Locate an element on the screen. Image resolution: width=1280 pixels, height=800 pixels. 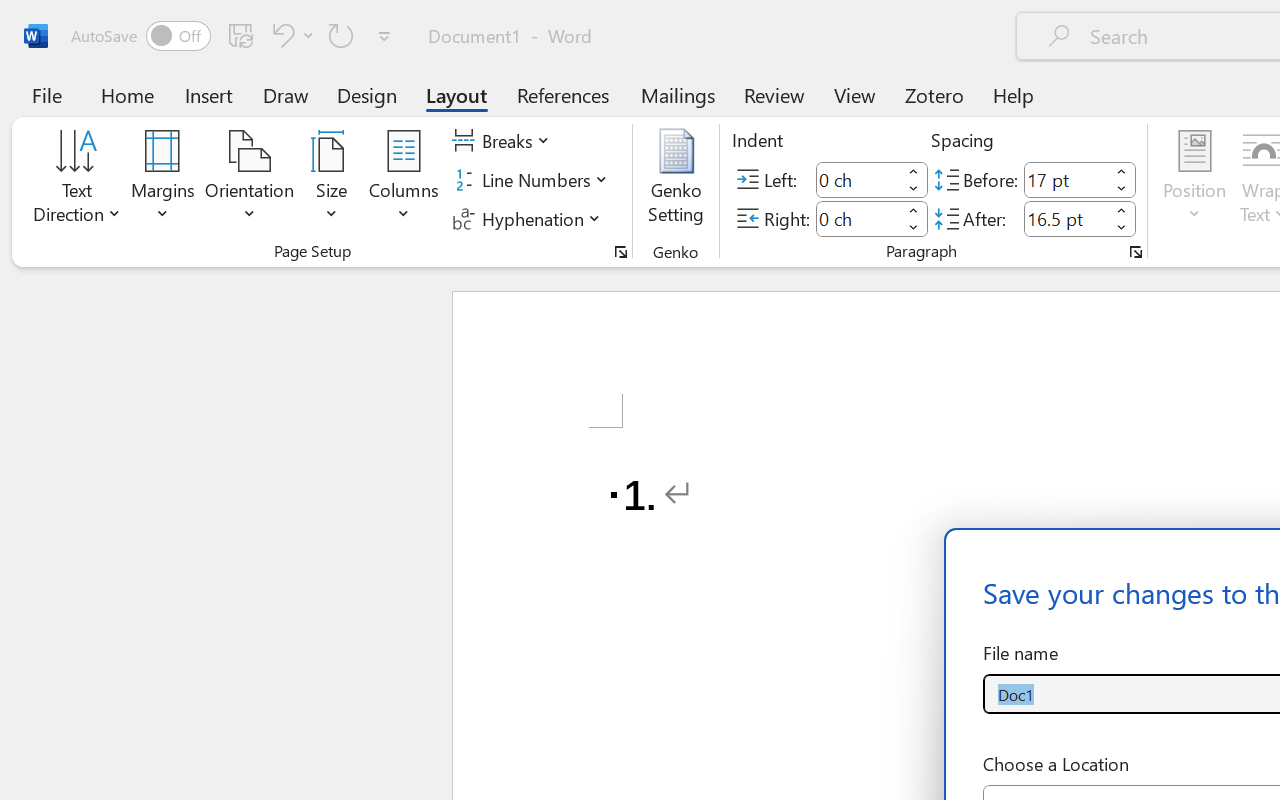
'More' is located at coordinates (1121, 210).